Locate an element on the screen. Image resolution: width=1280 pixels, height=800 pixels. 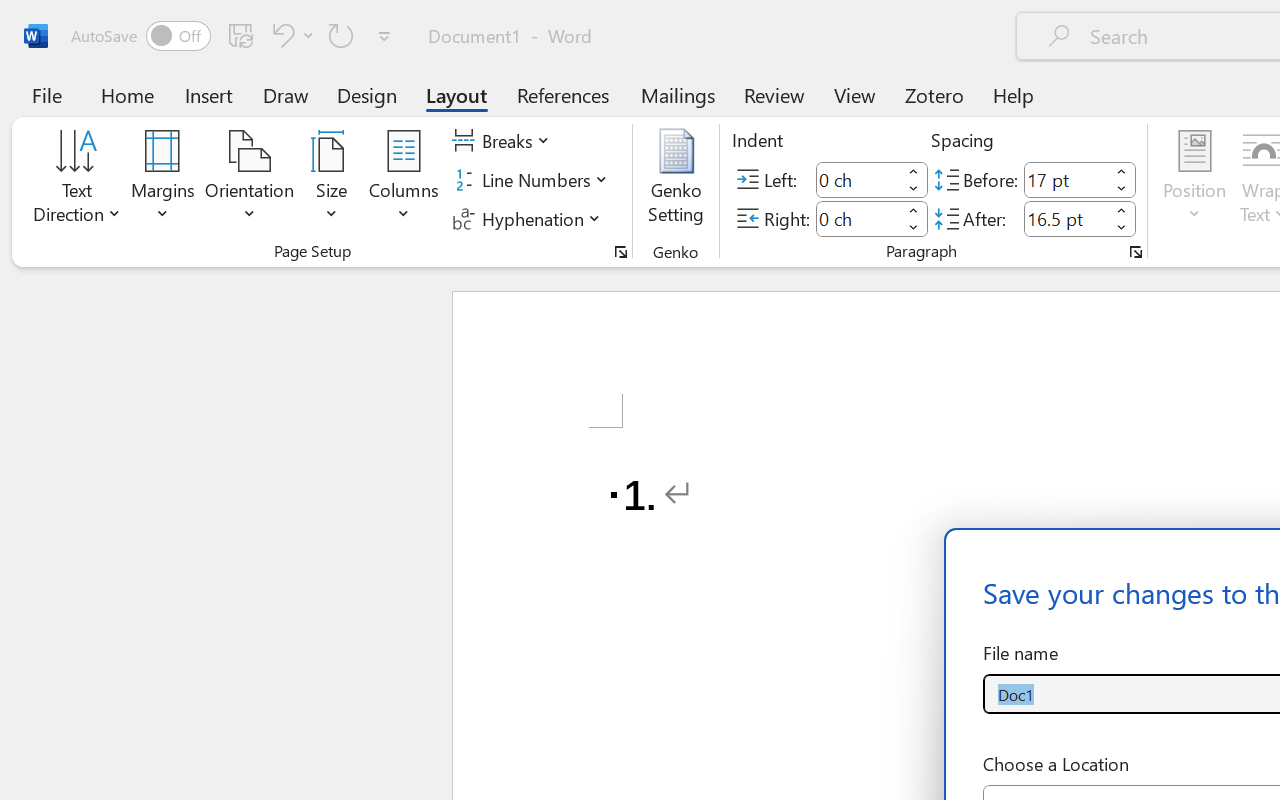
'More' is located at coordinates (1121, 210).